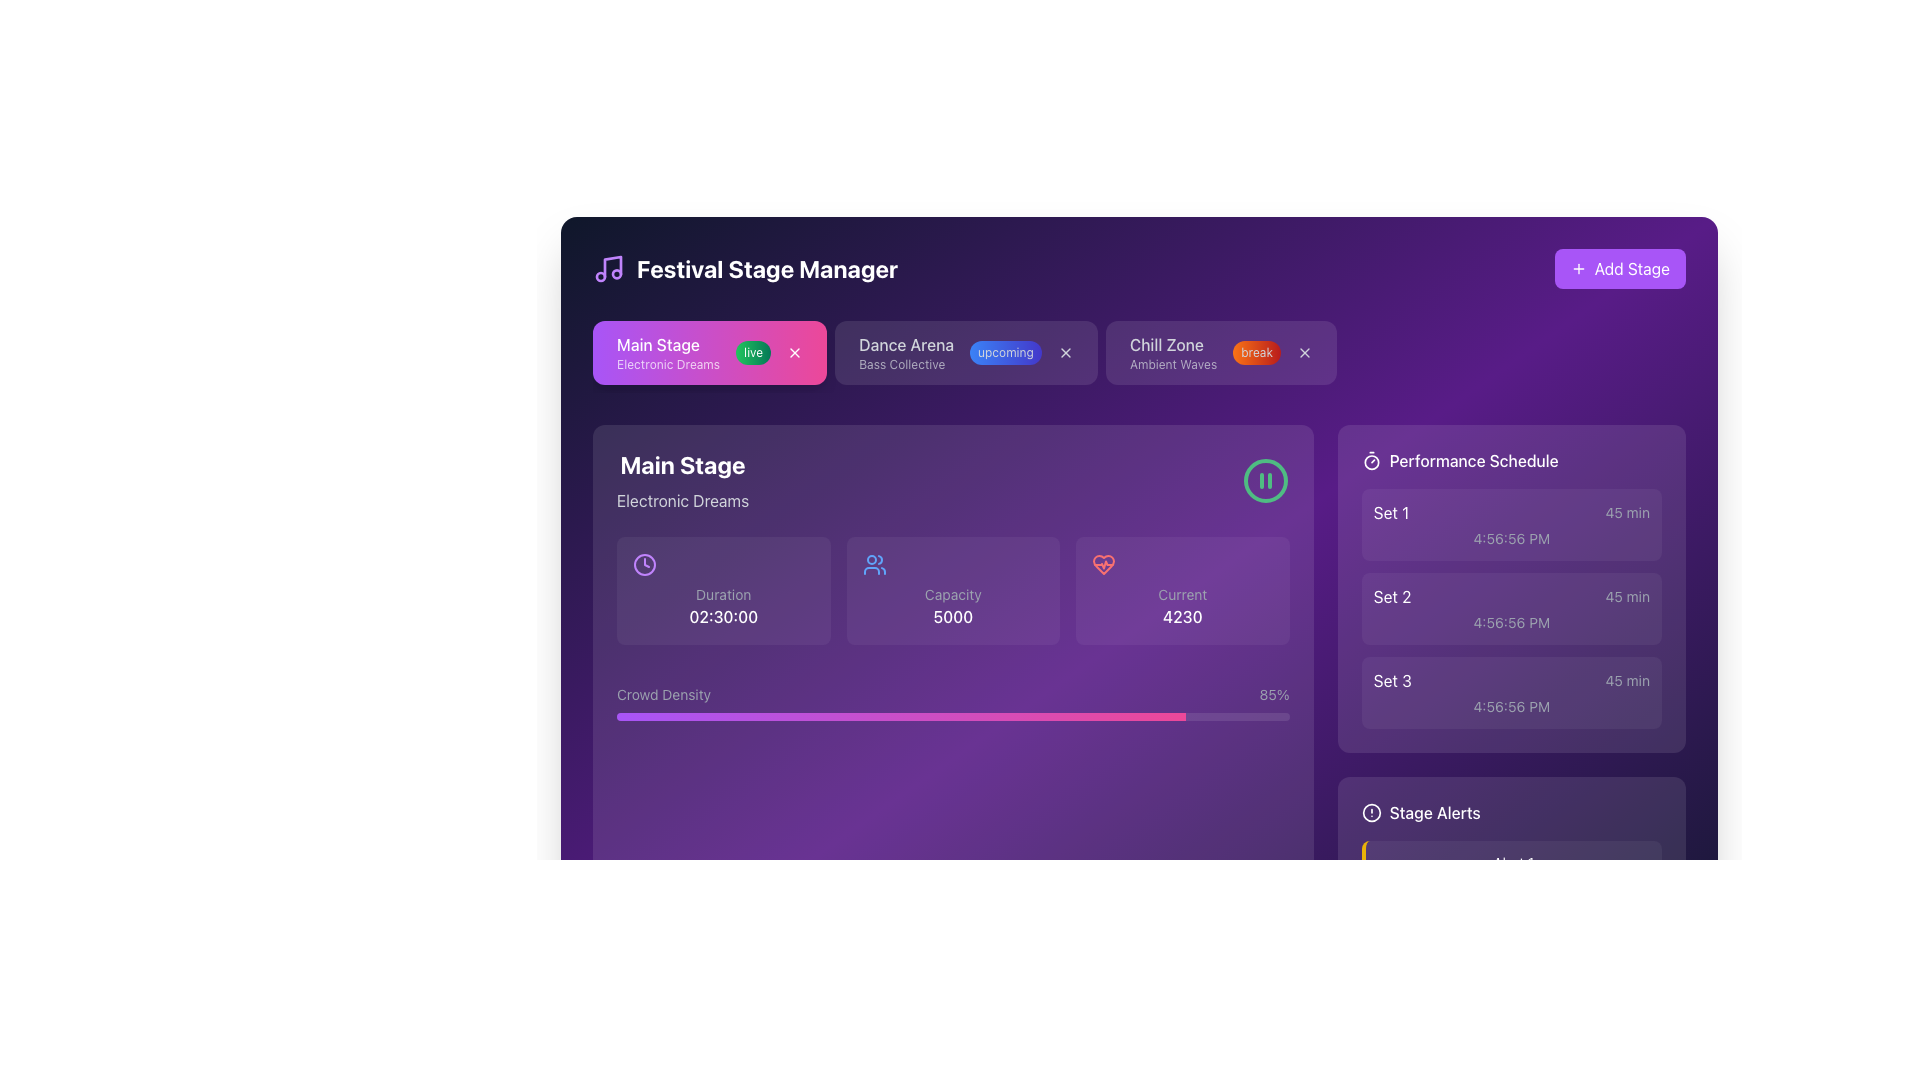 The width and height of the screenshot is (1920, 1080). What do you see at coordinates (1305, 352) in the screenshot?
I see `the small square-shaped icon featuring a stylized cross ('X') symbol located in the top navigation bar within the 'Chill Zone' card, to change its color` at bounding box center [1305, 352].